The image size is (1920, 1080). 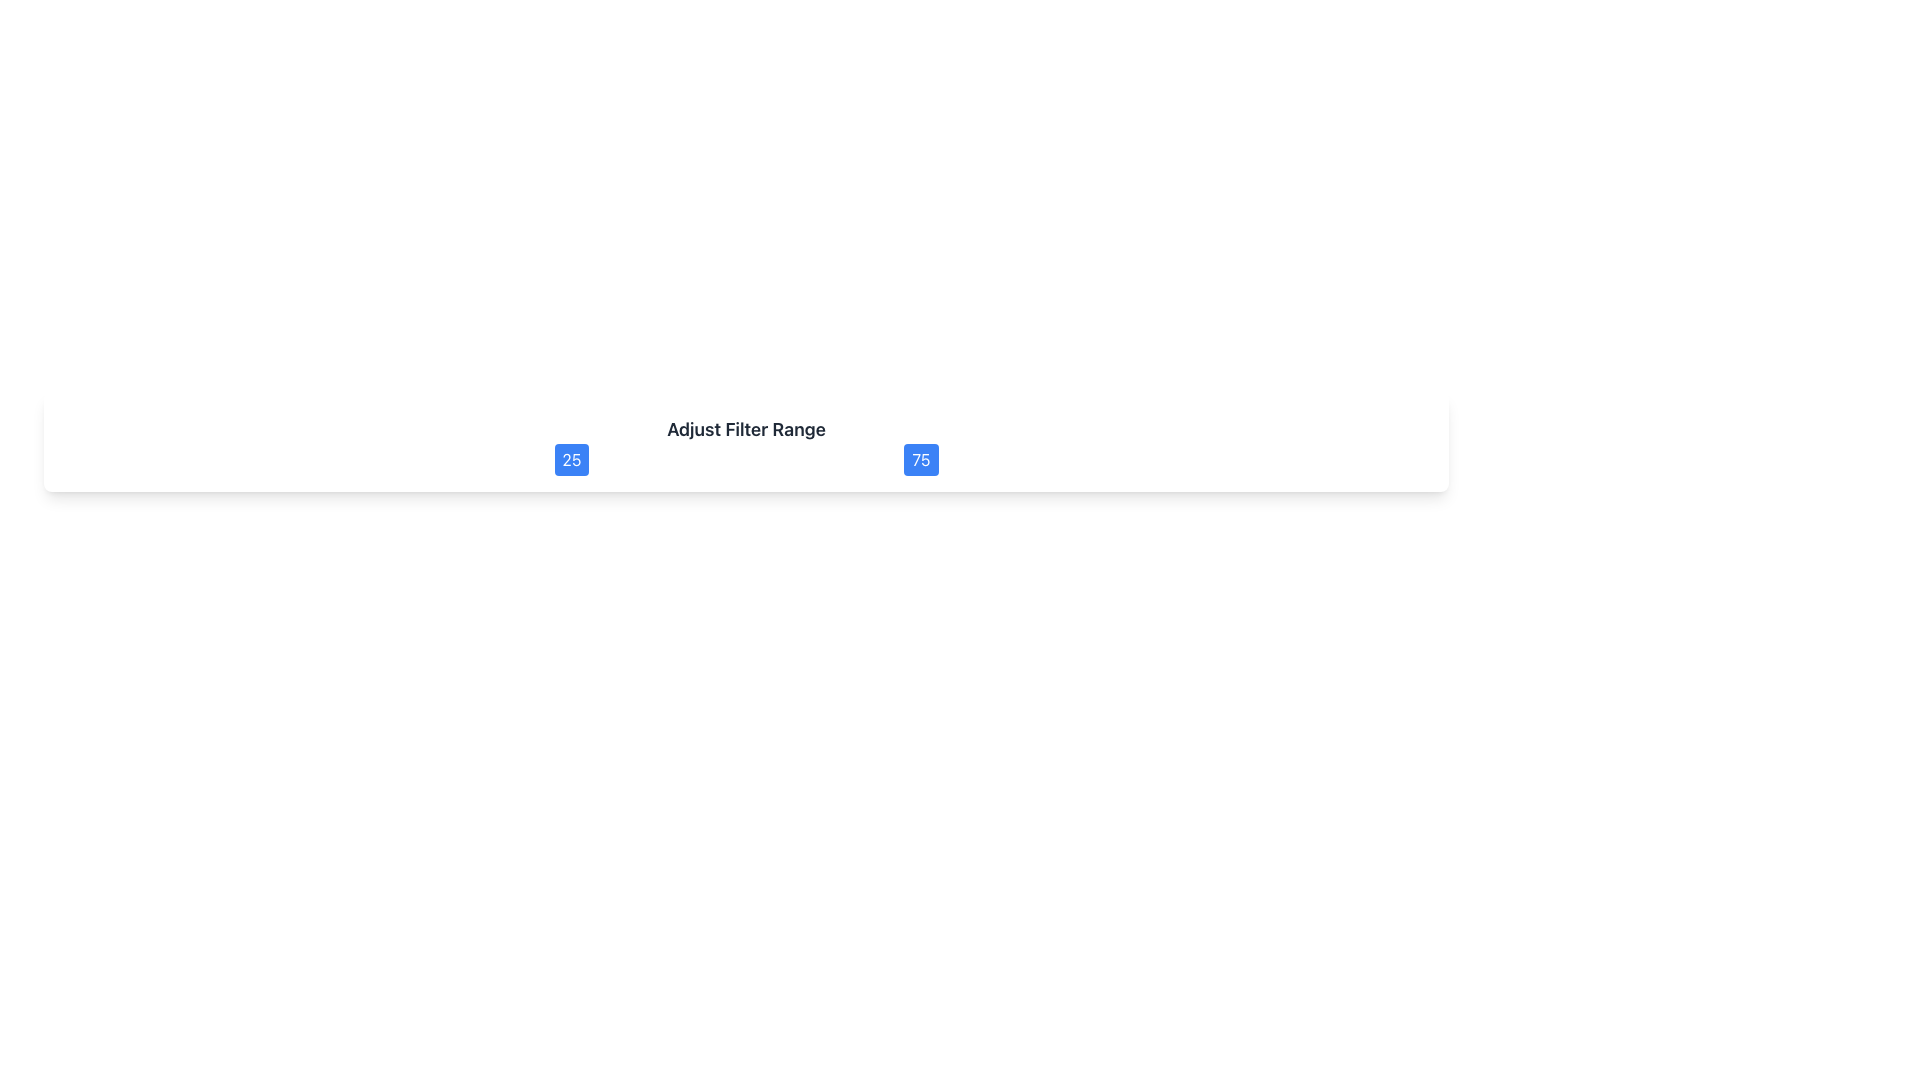 I want to click on slider value, so click(x=867, y=470).